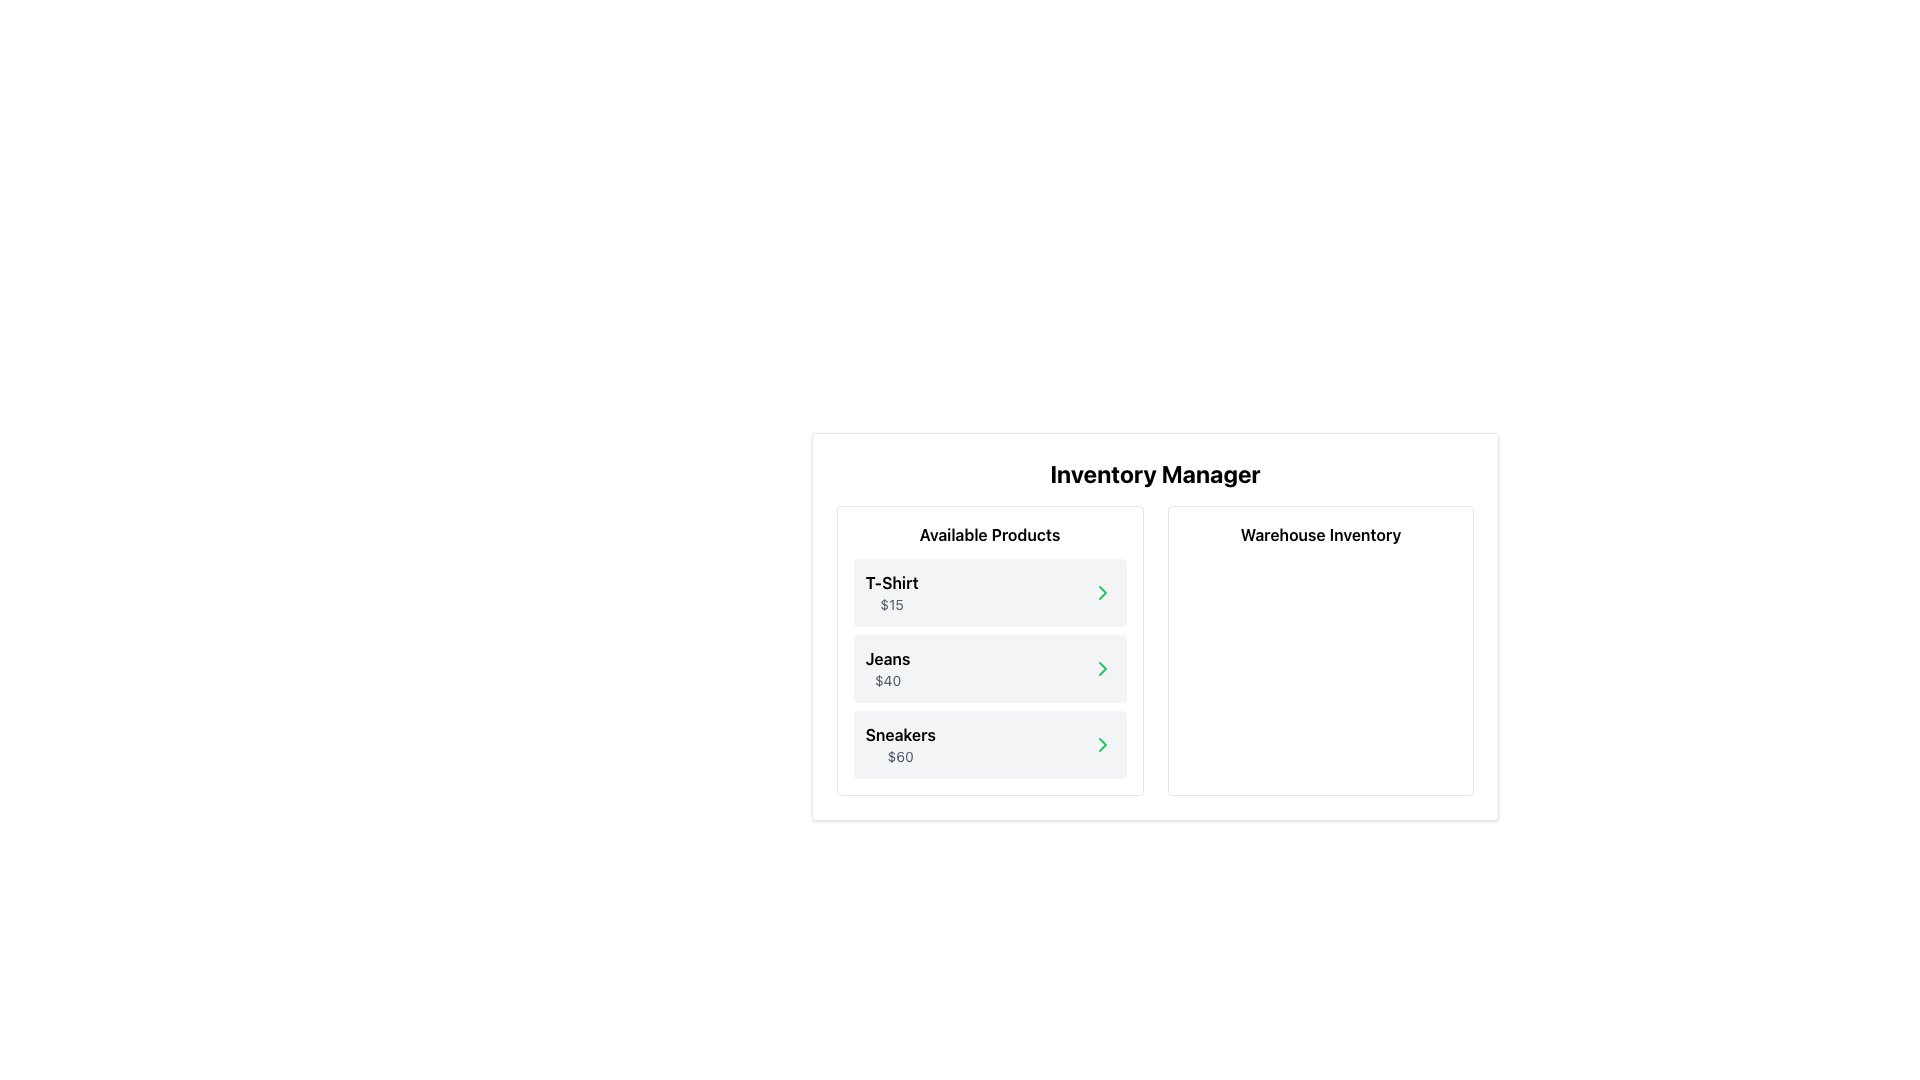 The image size is (1920, 1080). What do you see at coordinates (887, 668) in the screenshot?
I see `the text label displaying 'Jeans' in bold, which is the second item in the list under 'Available Products'` at bounding box center [887, 668].